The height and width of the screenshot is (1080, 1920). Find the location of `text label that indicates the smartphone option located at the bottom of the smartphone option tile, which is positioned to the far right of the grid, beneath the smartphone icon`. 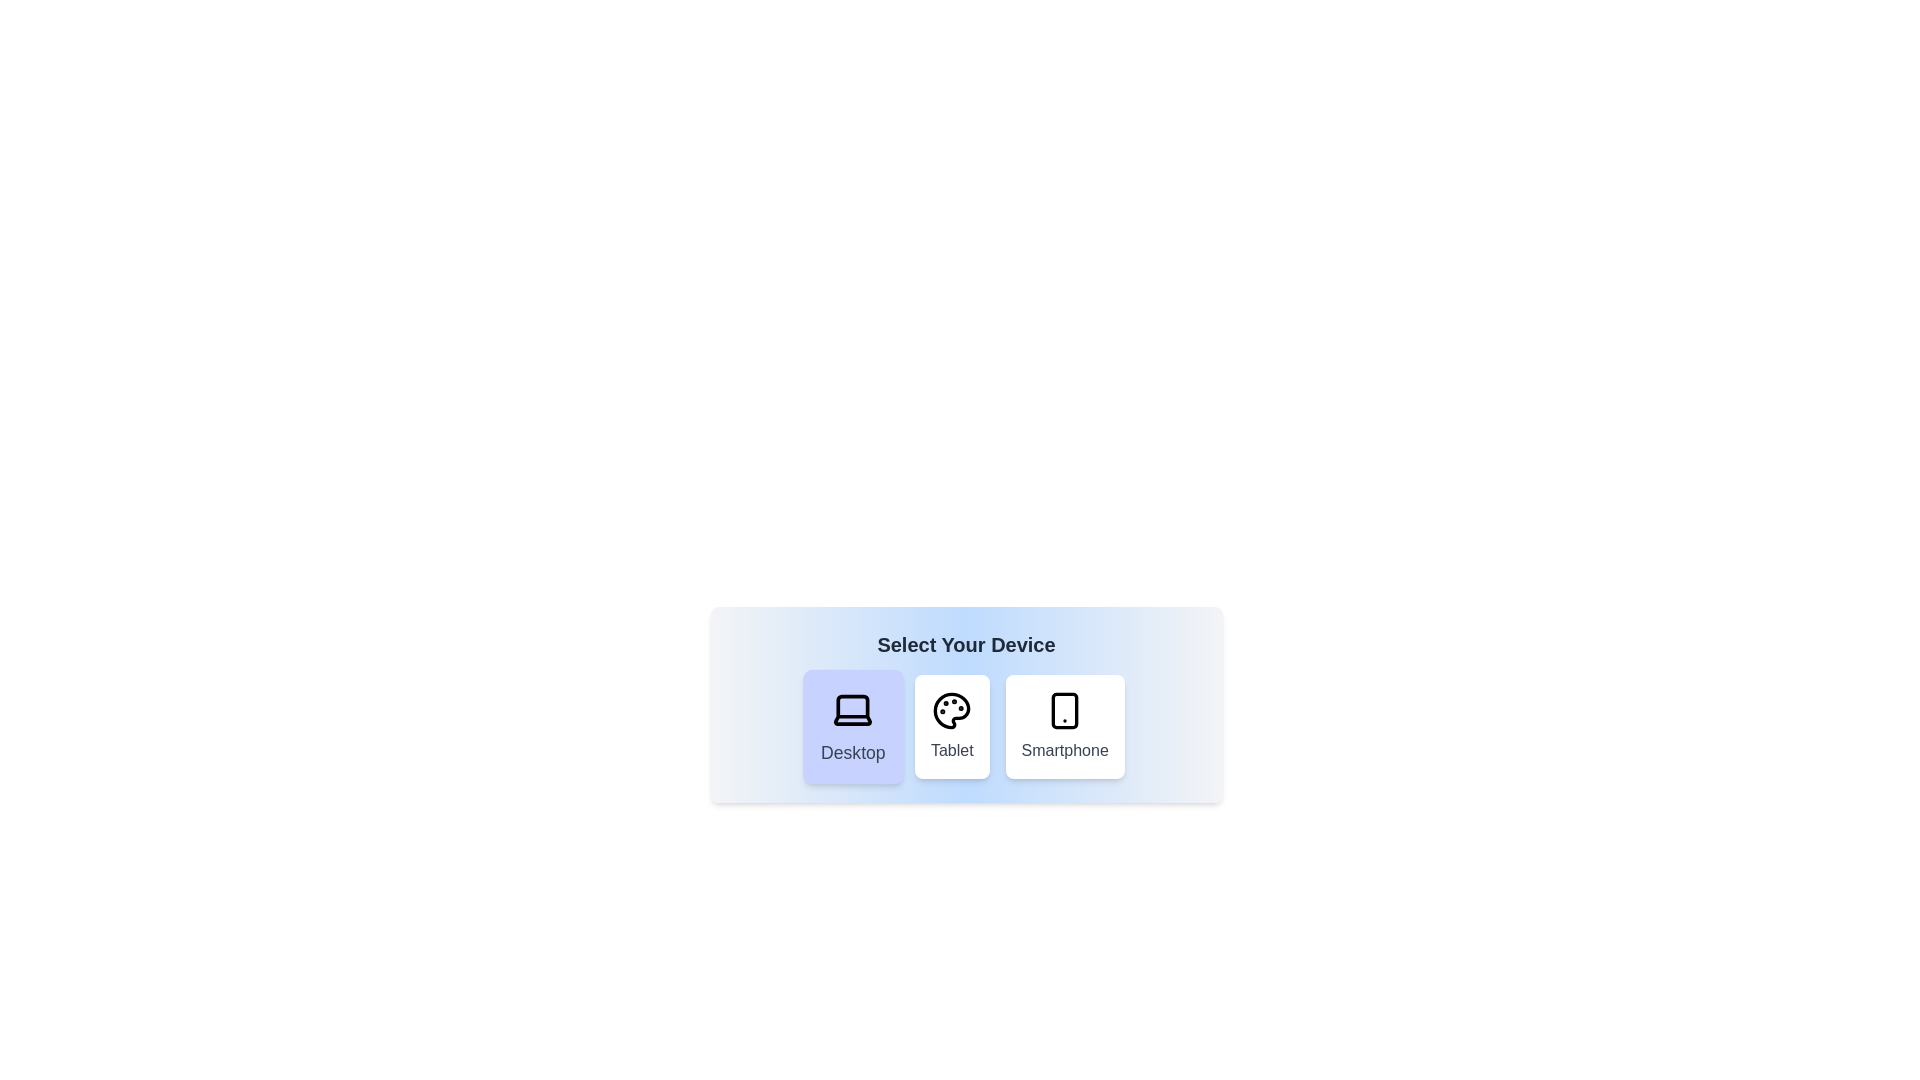

text label that indicates the smartphone option located at the bottom of the smartphone option tile, which is positioned to the far right of the grid, beneath the smartphone icon is located at coordinates (1064, 751).